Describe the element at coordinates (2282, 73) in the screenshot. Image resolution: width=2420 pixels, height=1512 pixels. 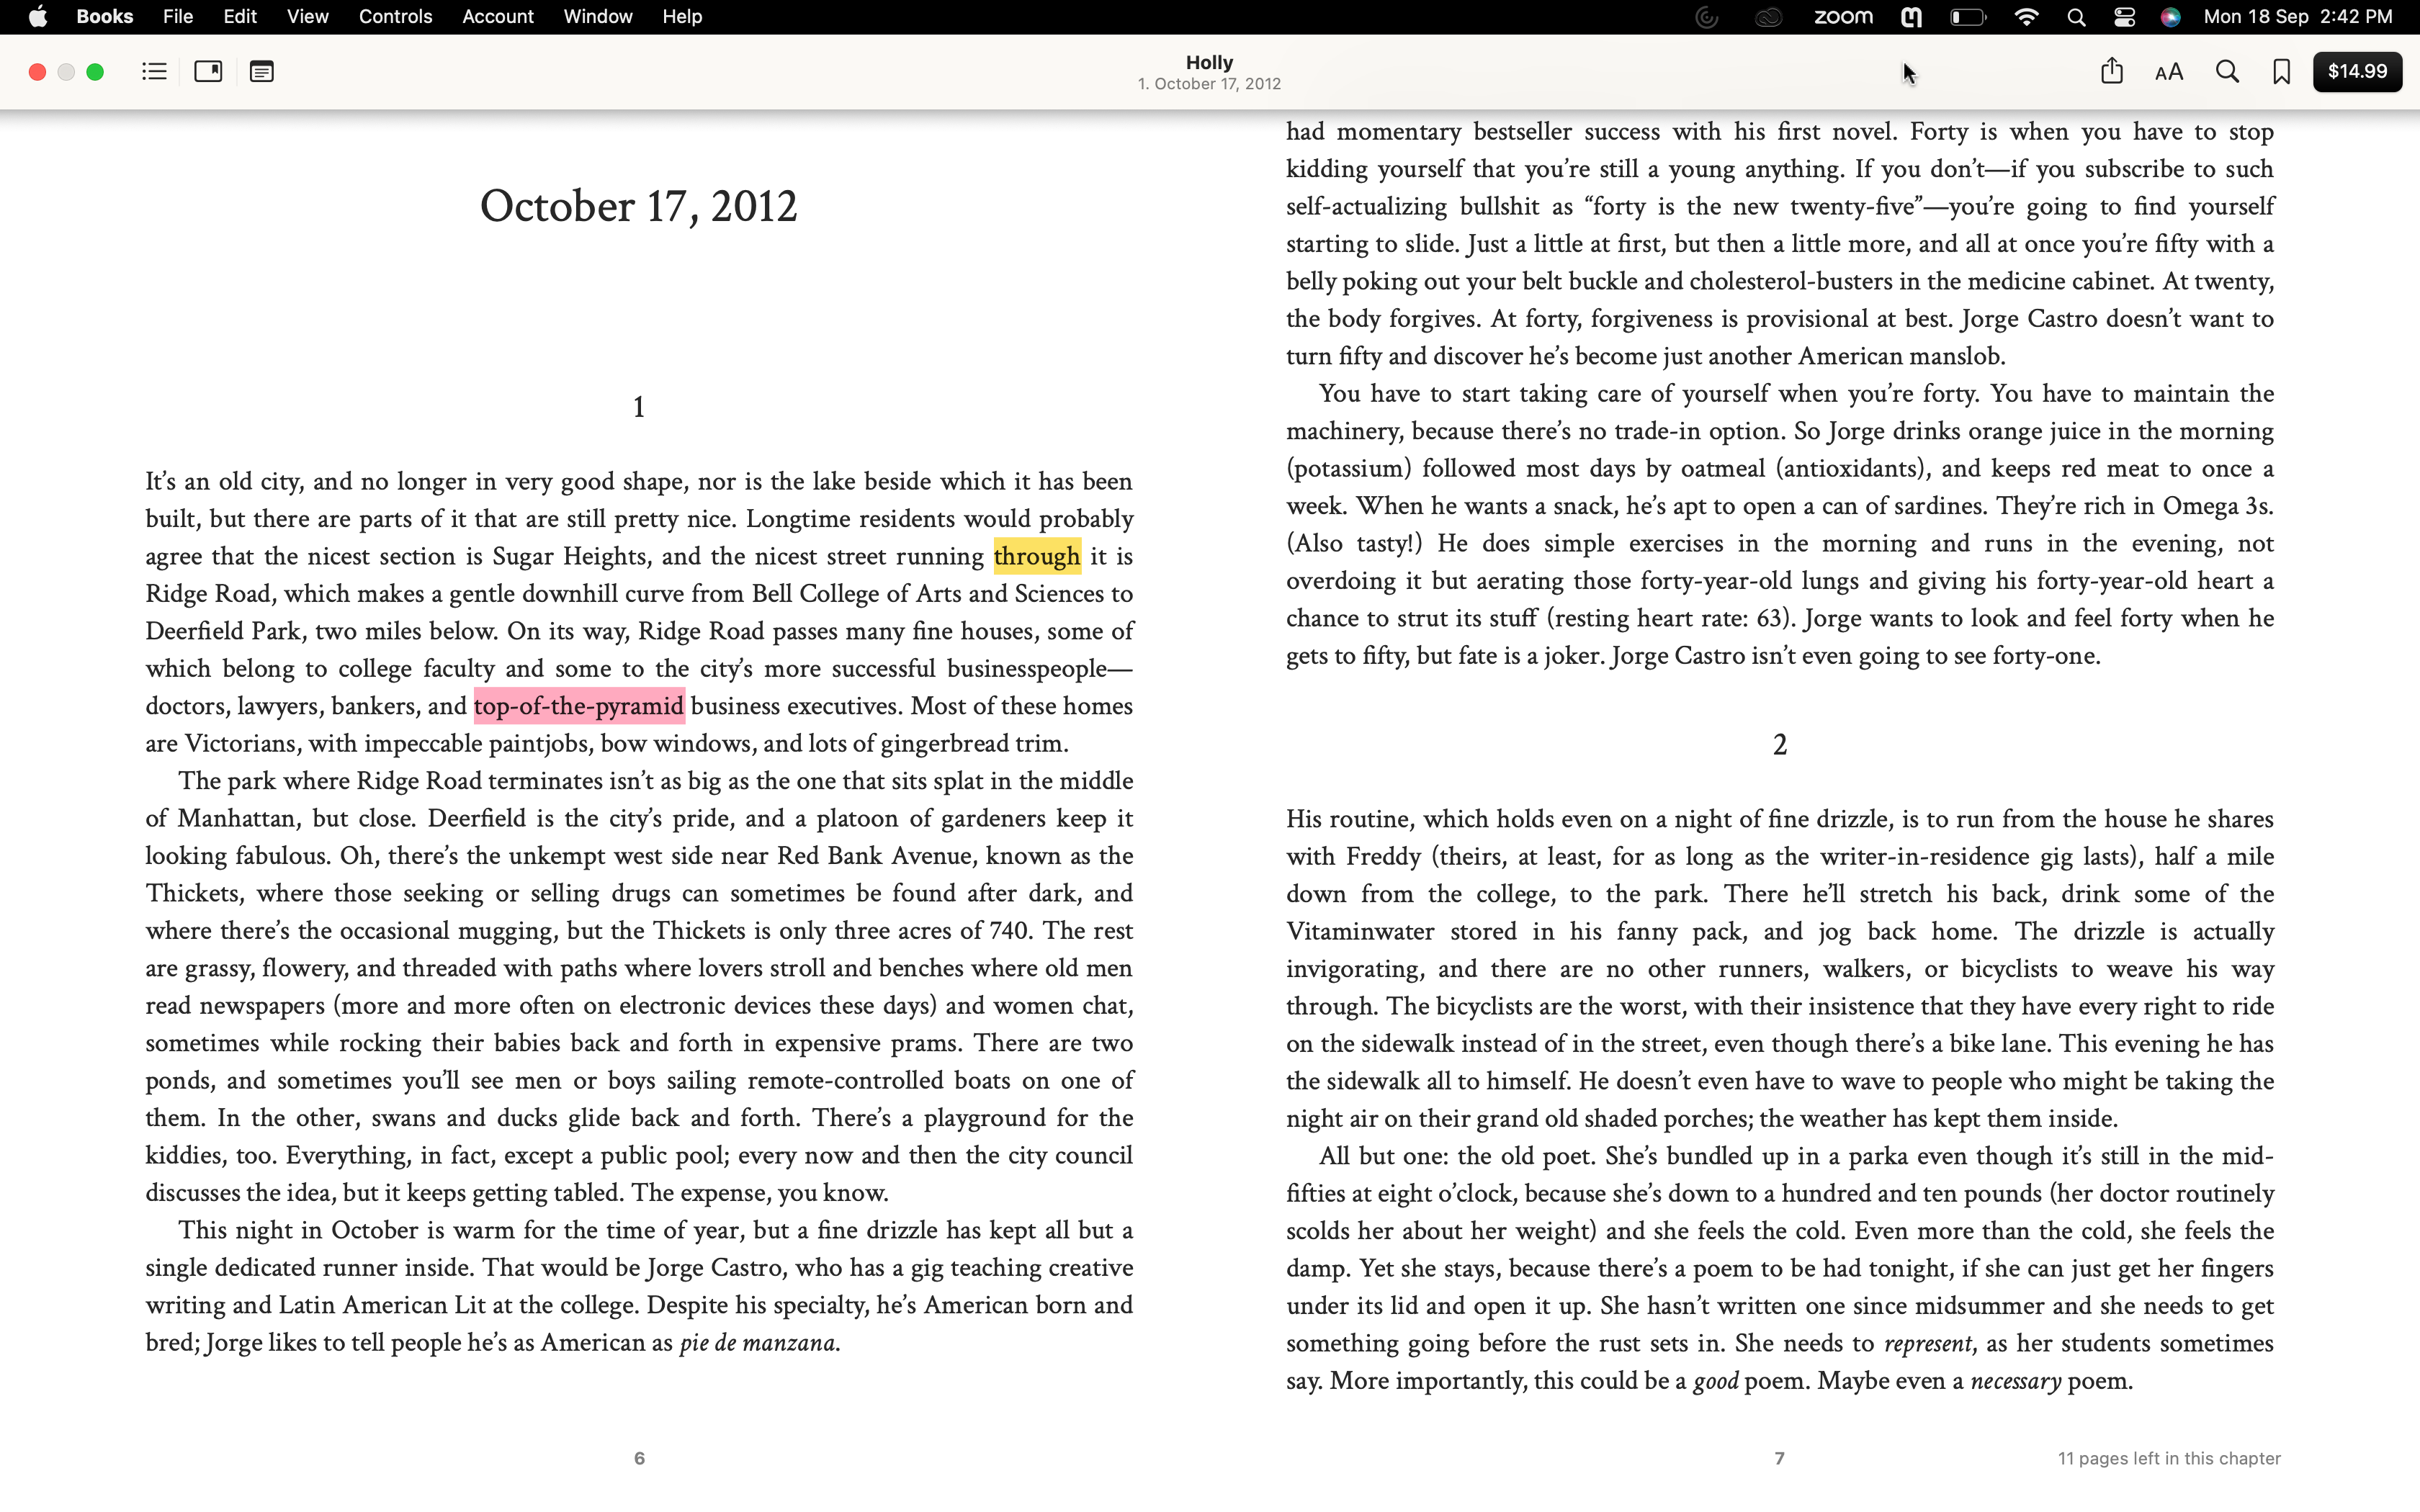
I see `Save the current page to bookmarks and display all saved bookmarks` at that location.